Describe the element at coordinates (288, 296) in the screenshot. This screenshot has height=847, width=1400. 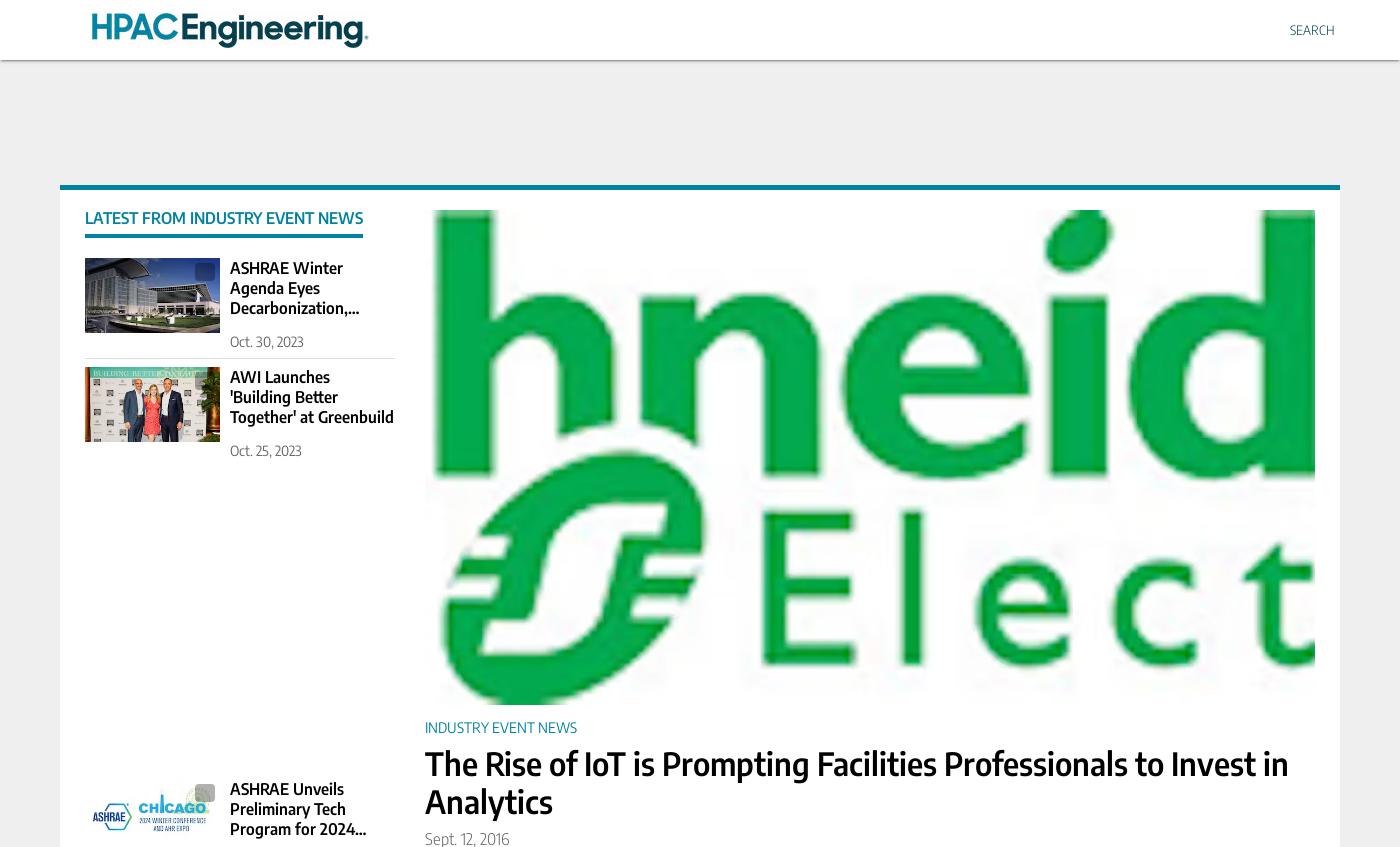
I see `'ASHRAE Winter Agenda Eyes Decarbonization, Refrigerants, AI'` at that location.